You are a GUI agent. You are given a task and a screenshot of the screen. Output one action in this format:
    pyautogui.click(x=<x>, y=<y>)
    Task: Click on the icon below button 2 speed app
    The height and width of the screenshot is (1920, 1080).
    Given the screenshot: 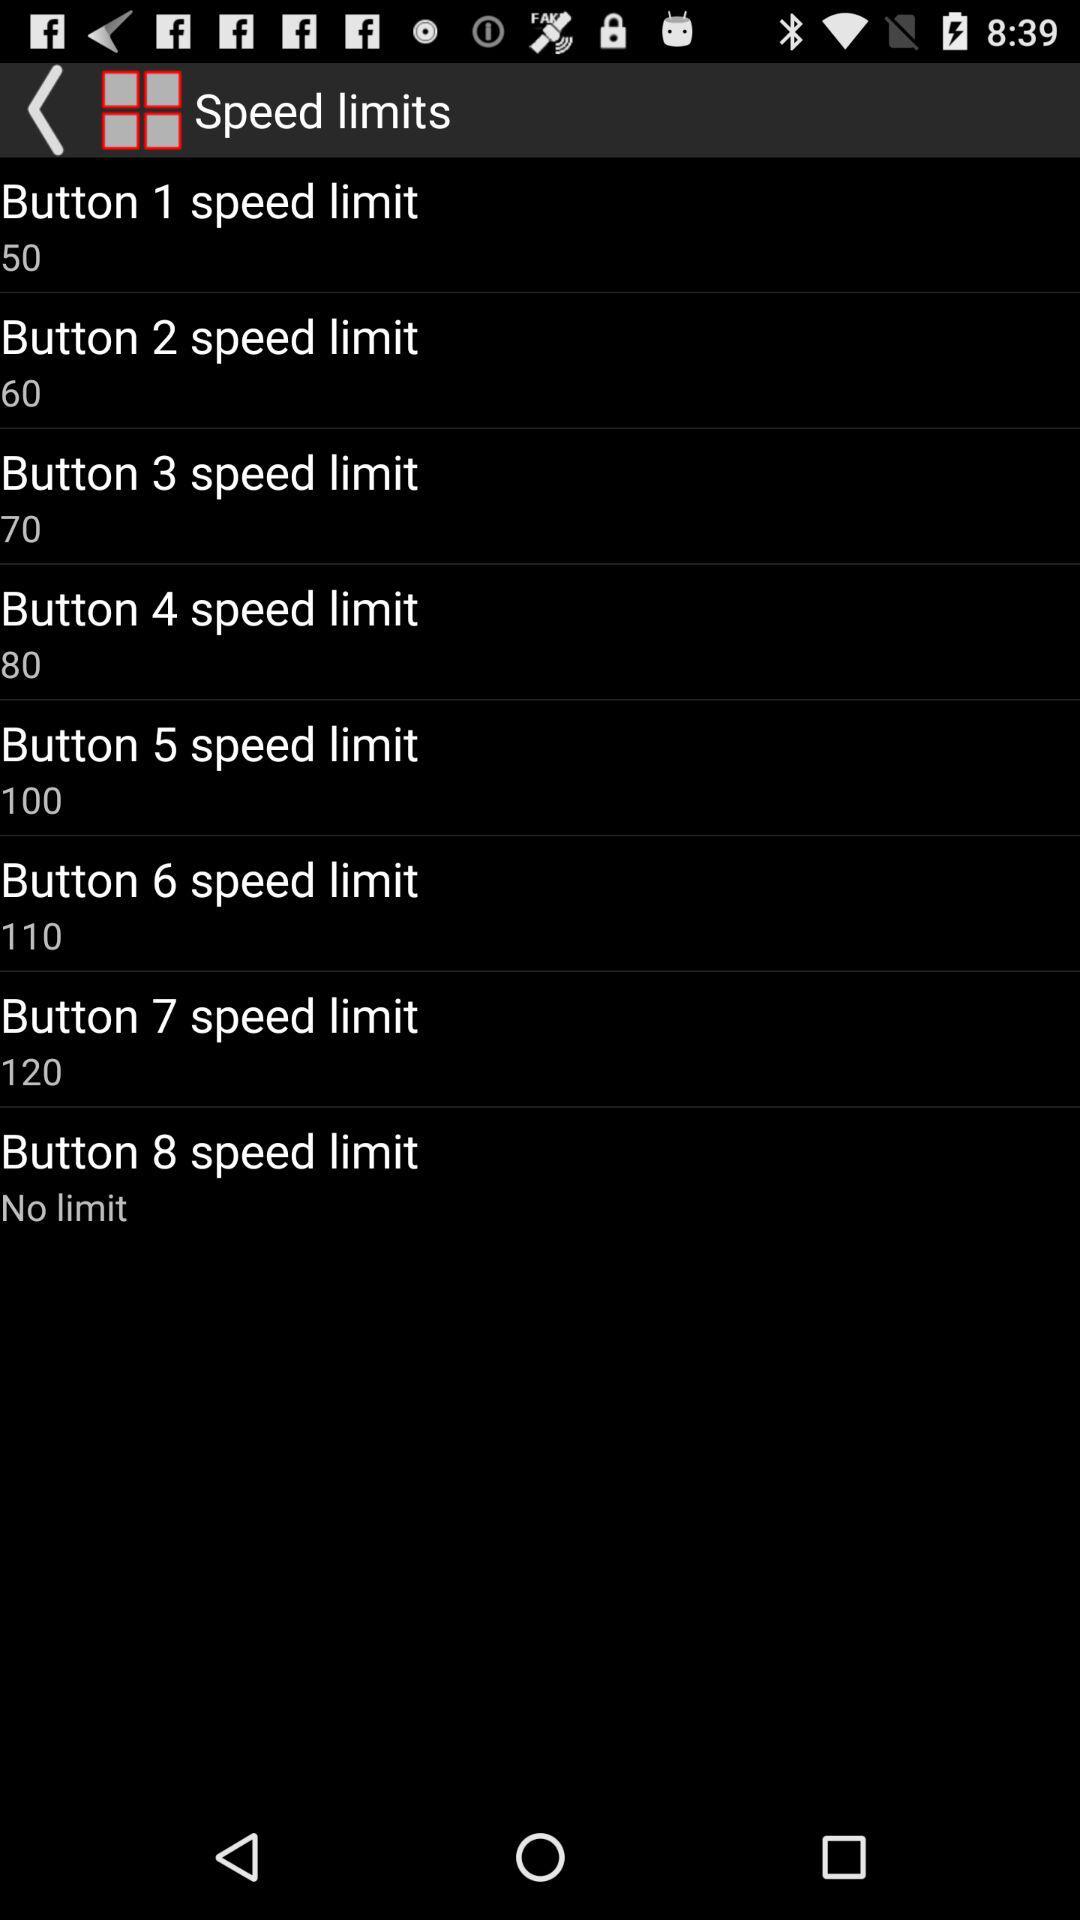 What is the action you would take?
    pyautogui.click(x=20, y=392)
    